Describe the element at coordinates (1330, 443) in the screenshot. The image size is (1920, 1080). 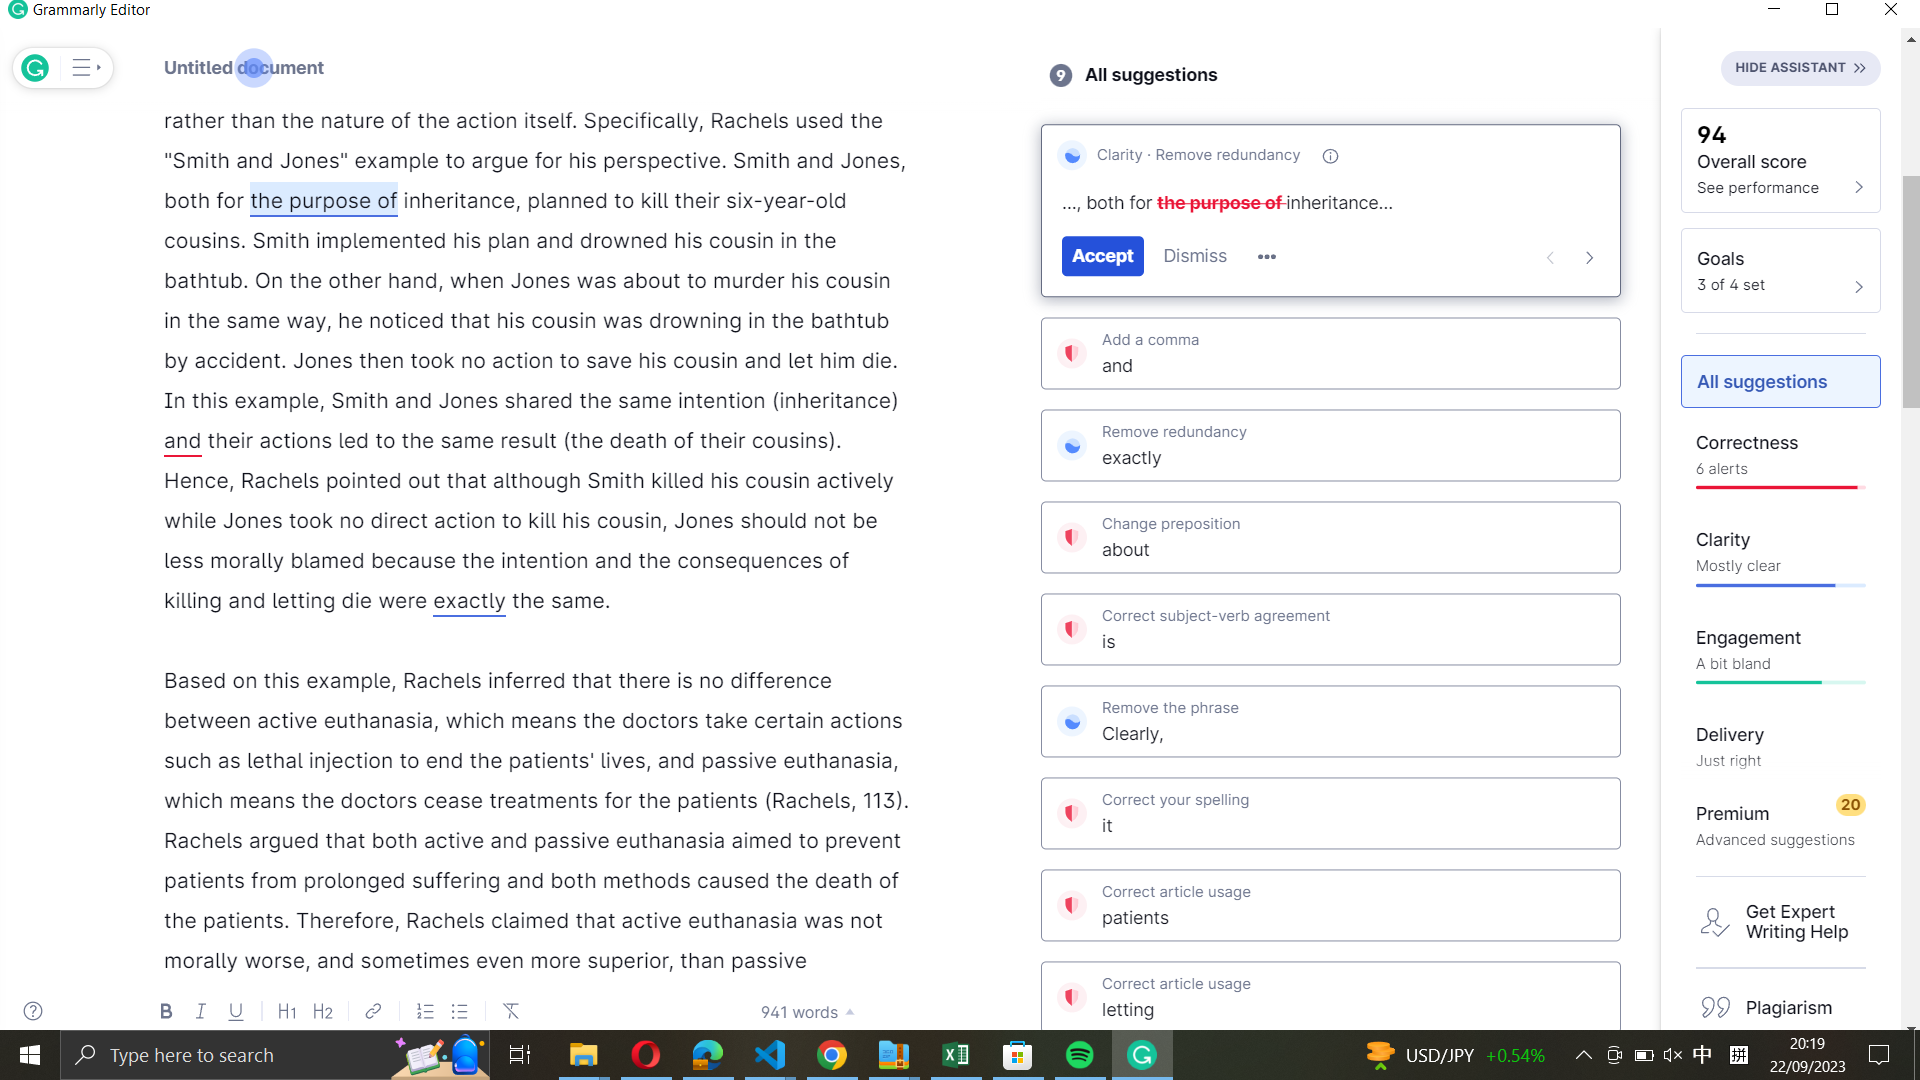
I see `Utilize Grammarly"s recommendation precisely as provided` at that location.